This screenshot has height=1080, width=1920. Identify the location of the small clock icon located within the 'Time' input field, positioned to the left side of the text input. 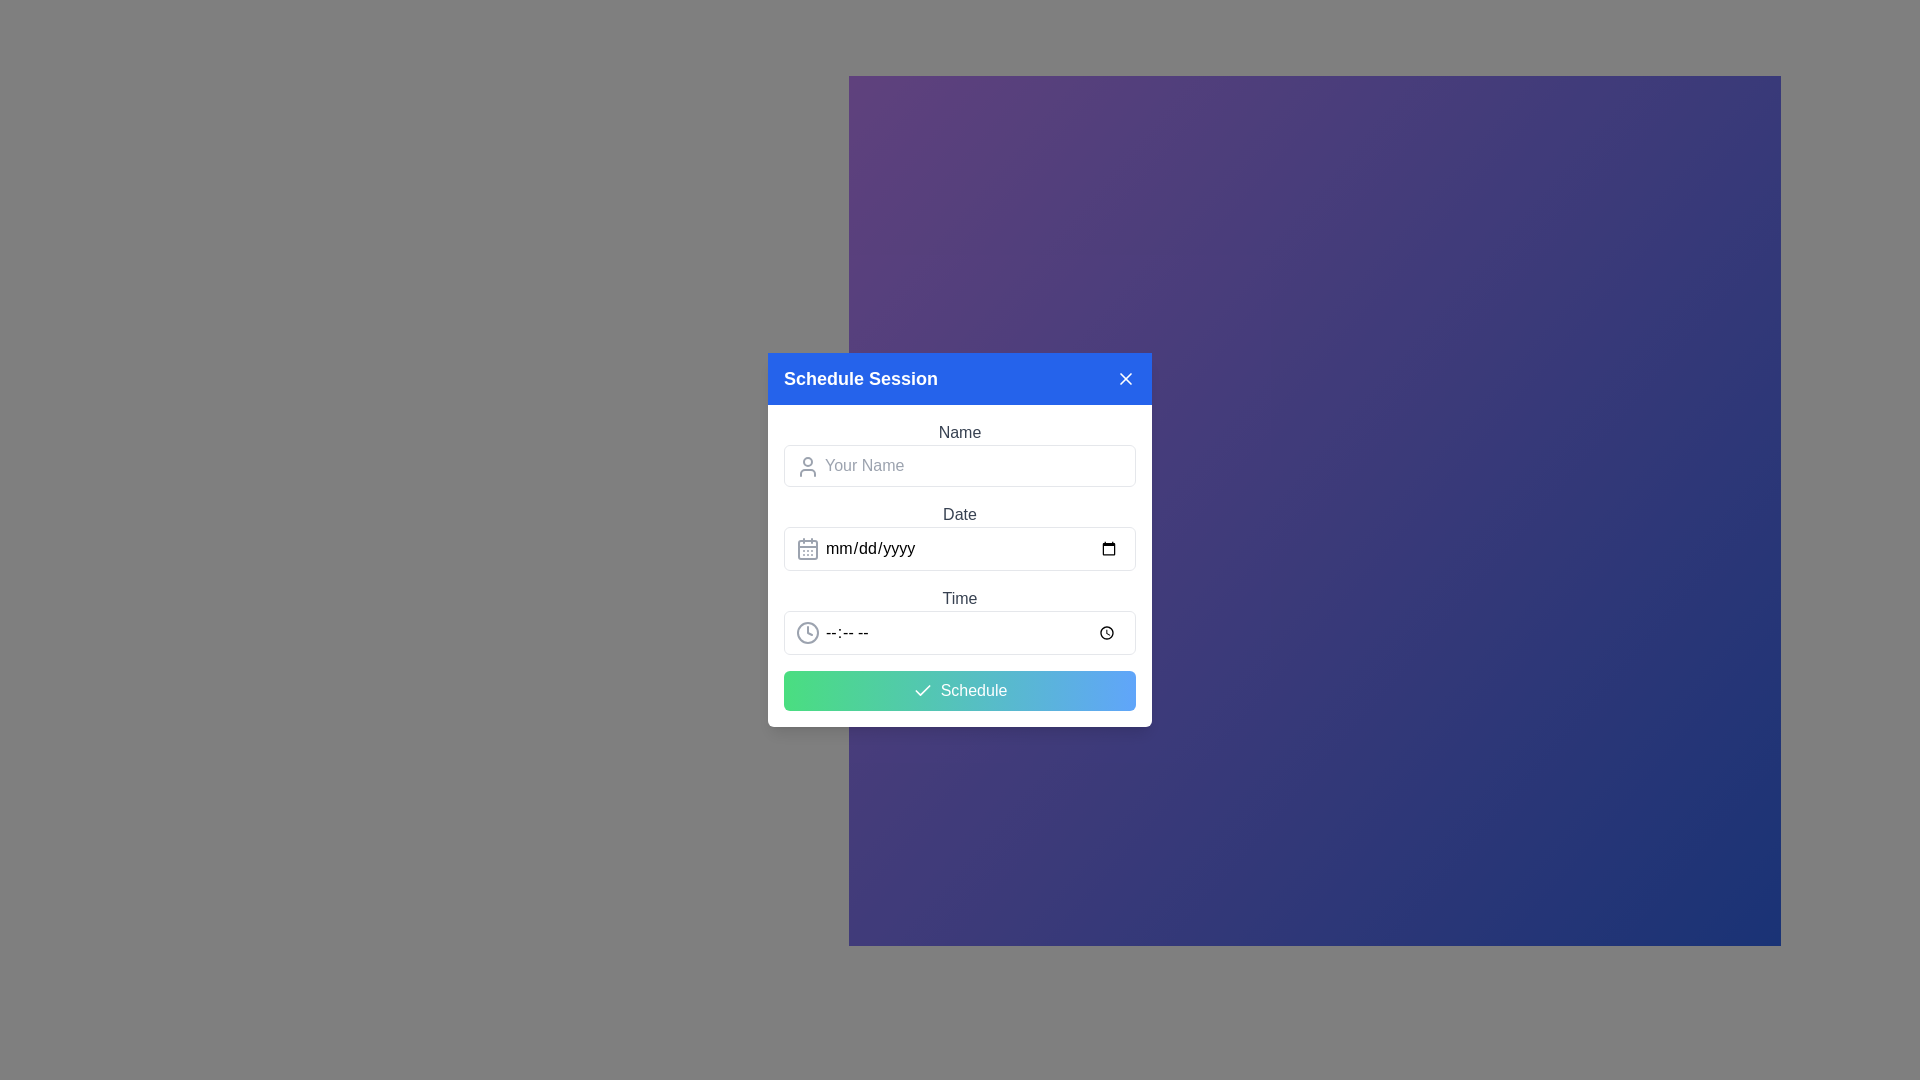
(807, 632).